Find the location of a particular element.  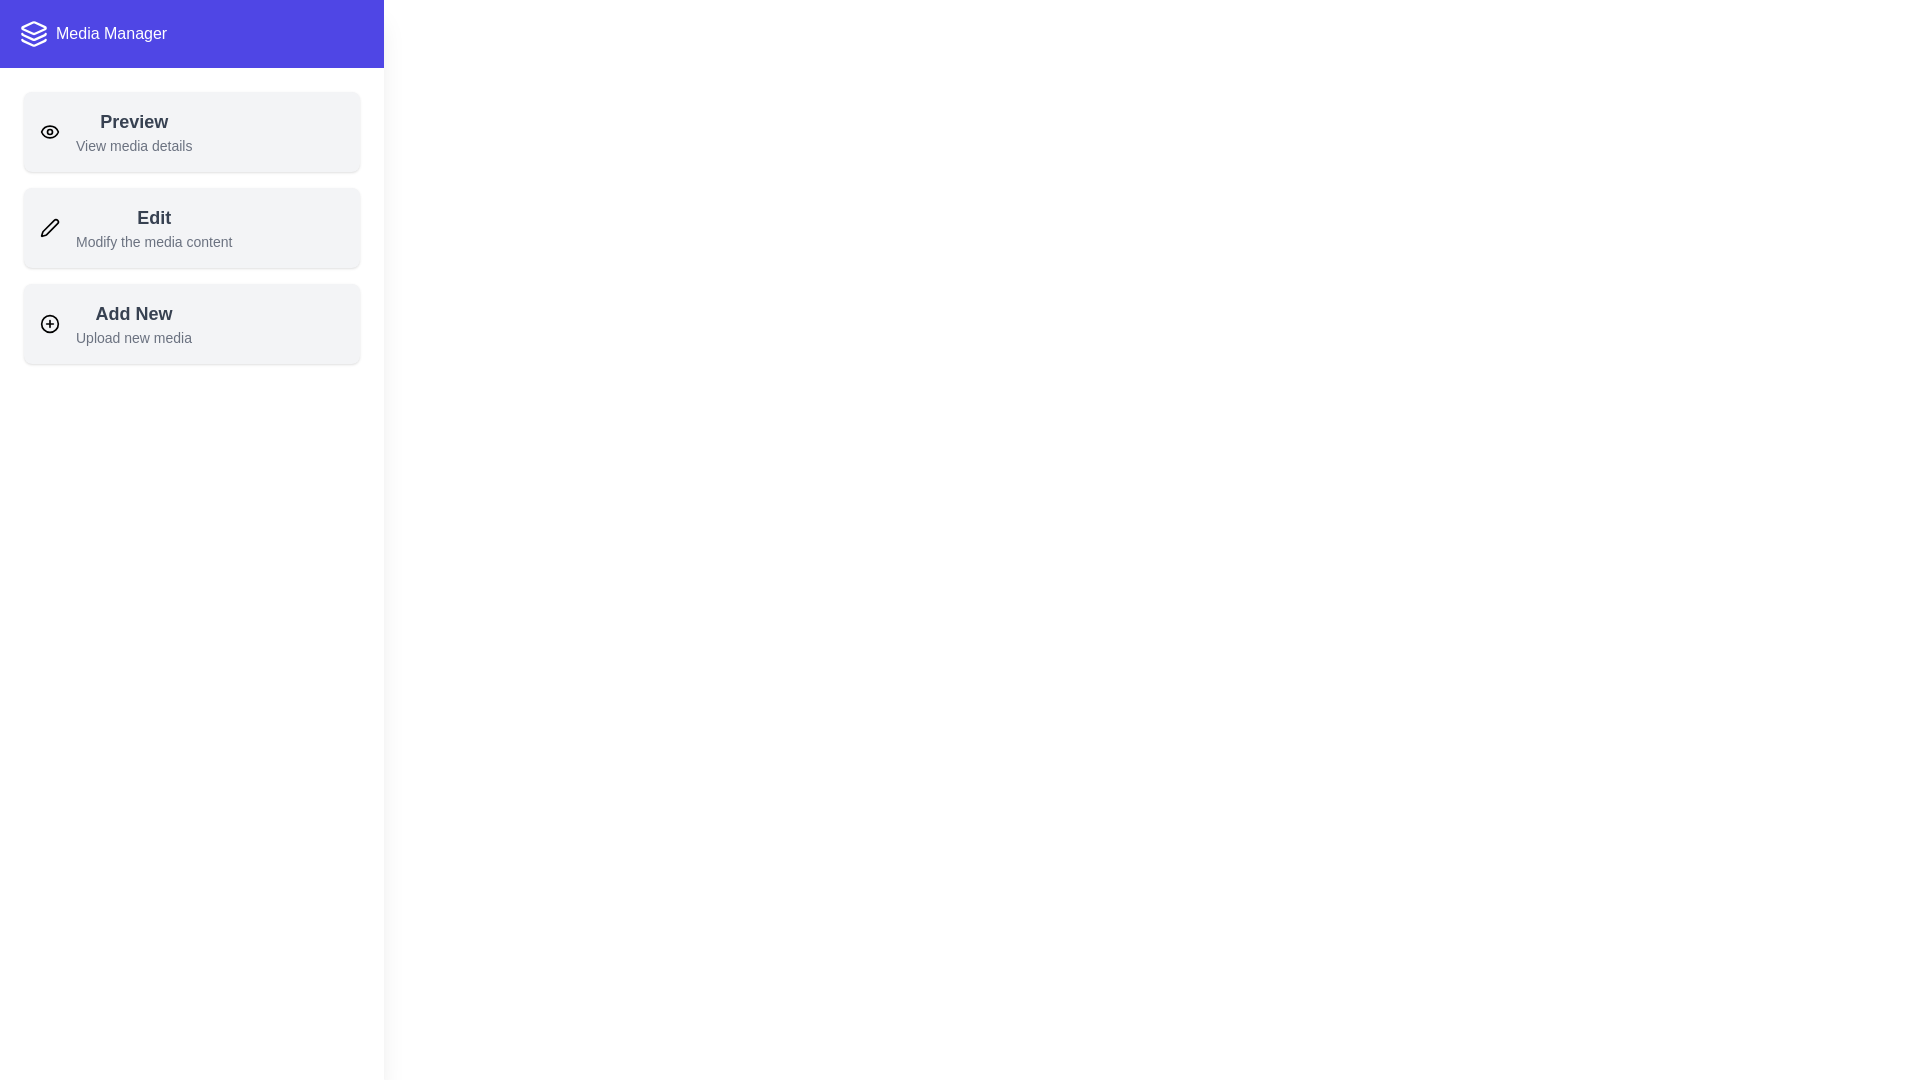

the 'Edit' button to modify media content is located at coordinates (192, 226).